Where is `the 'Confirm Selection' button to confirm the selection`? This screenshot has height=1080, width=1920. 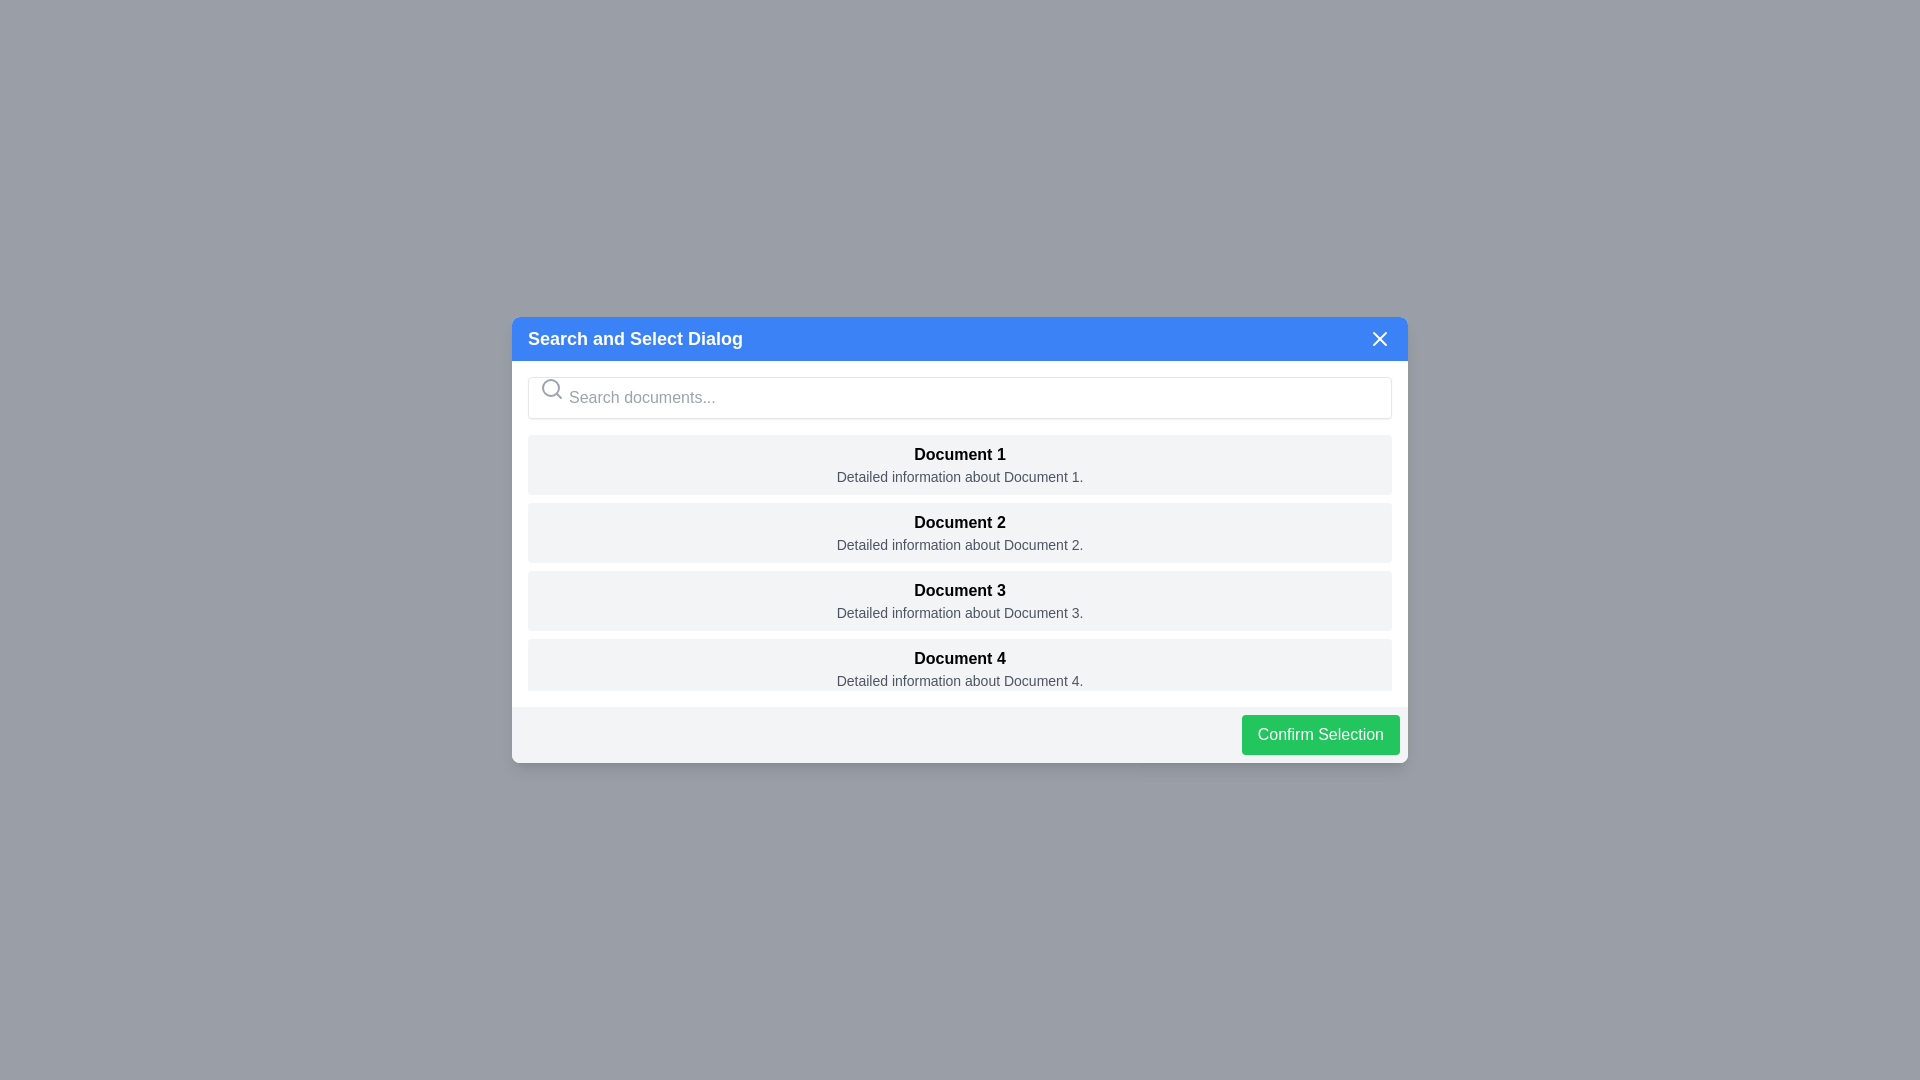 the 'Confirm Selection' button to confirm the selection is located at coordinates (1320, 735).